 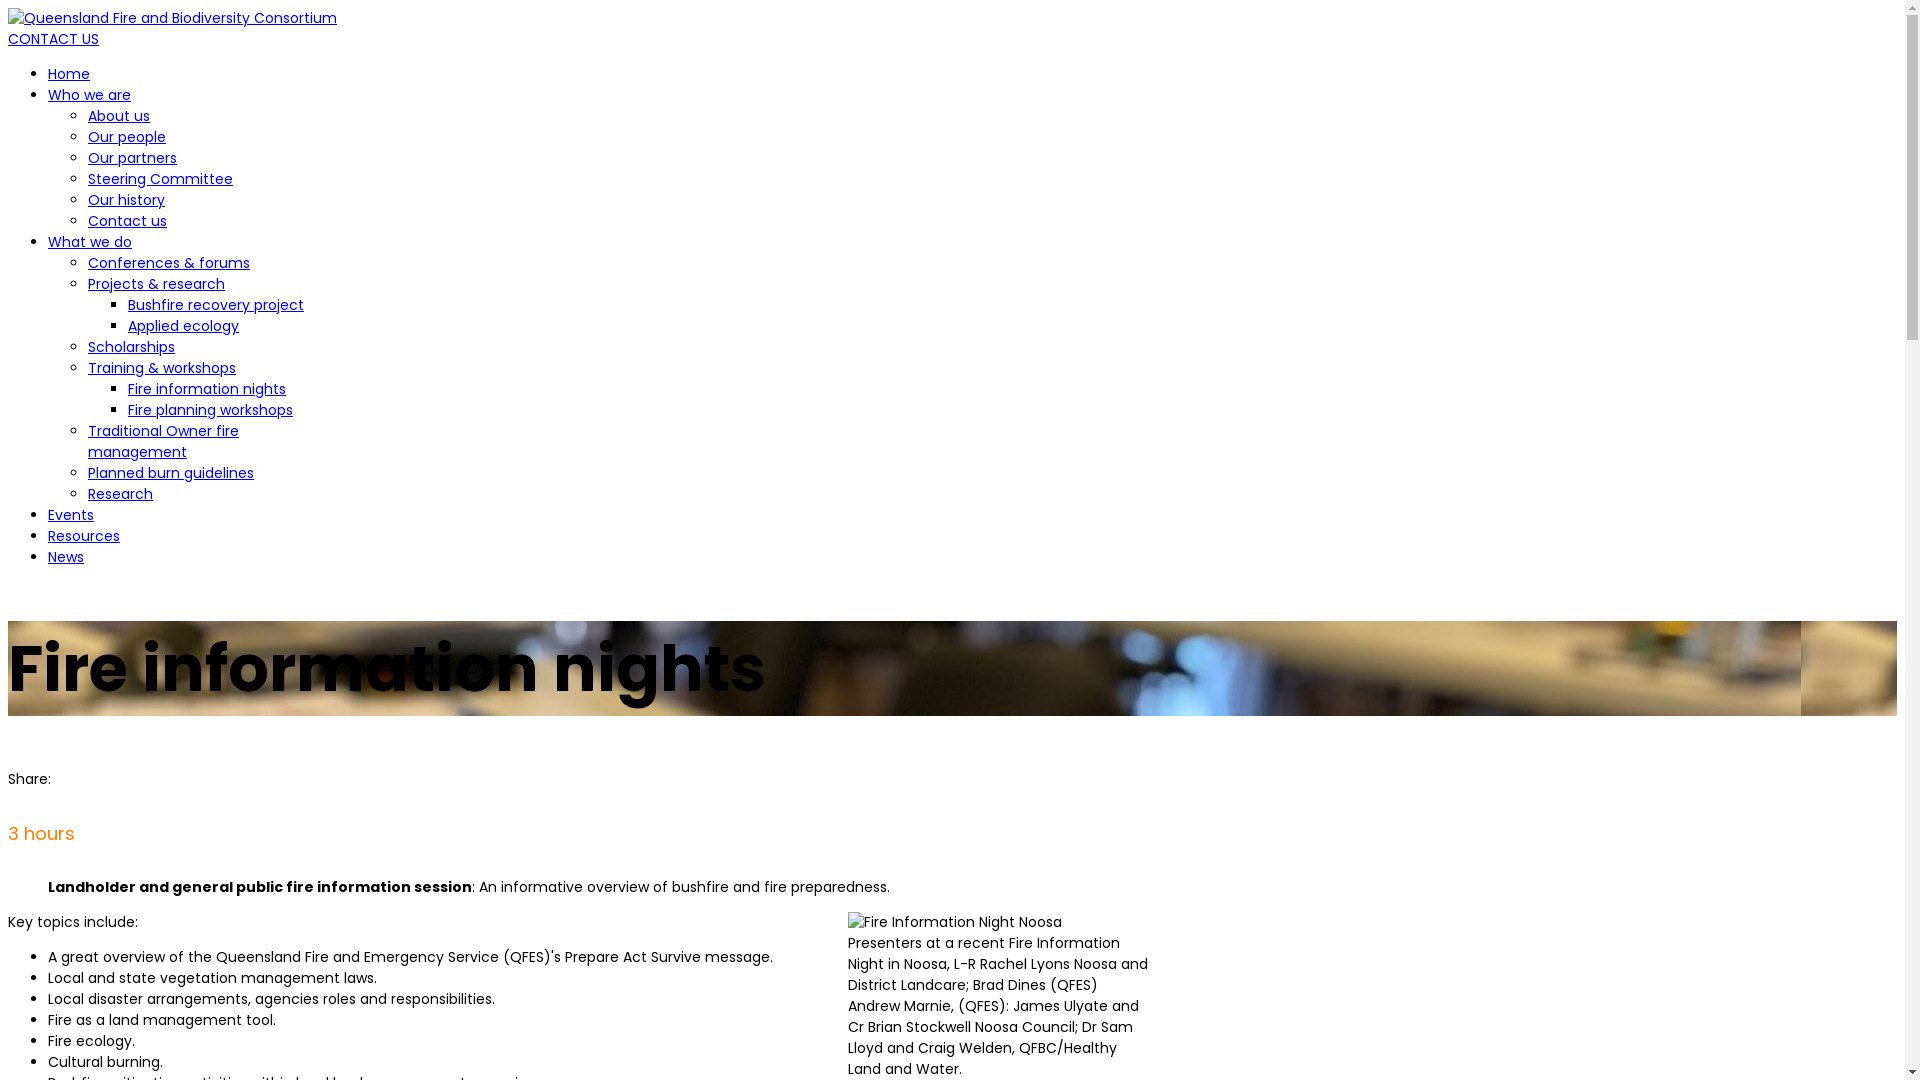 I want to click on 'Projects & research', so click(x=155, y=284).